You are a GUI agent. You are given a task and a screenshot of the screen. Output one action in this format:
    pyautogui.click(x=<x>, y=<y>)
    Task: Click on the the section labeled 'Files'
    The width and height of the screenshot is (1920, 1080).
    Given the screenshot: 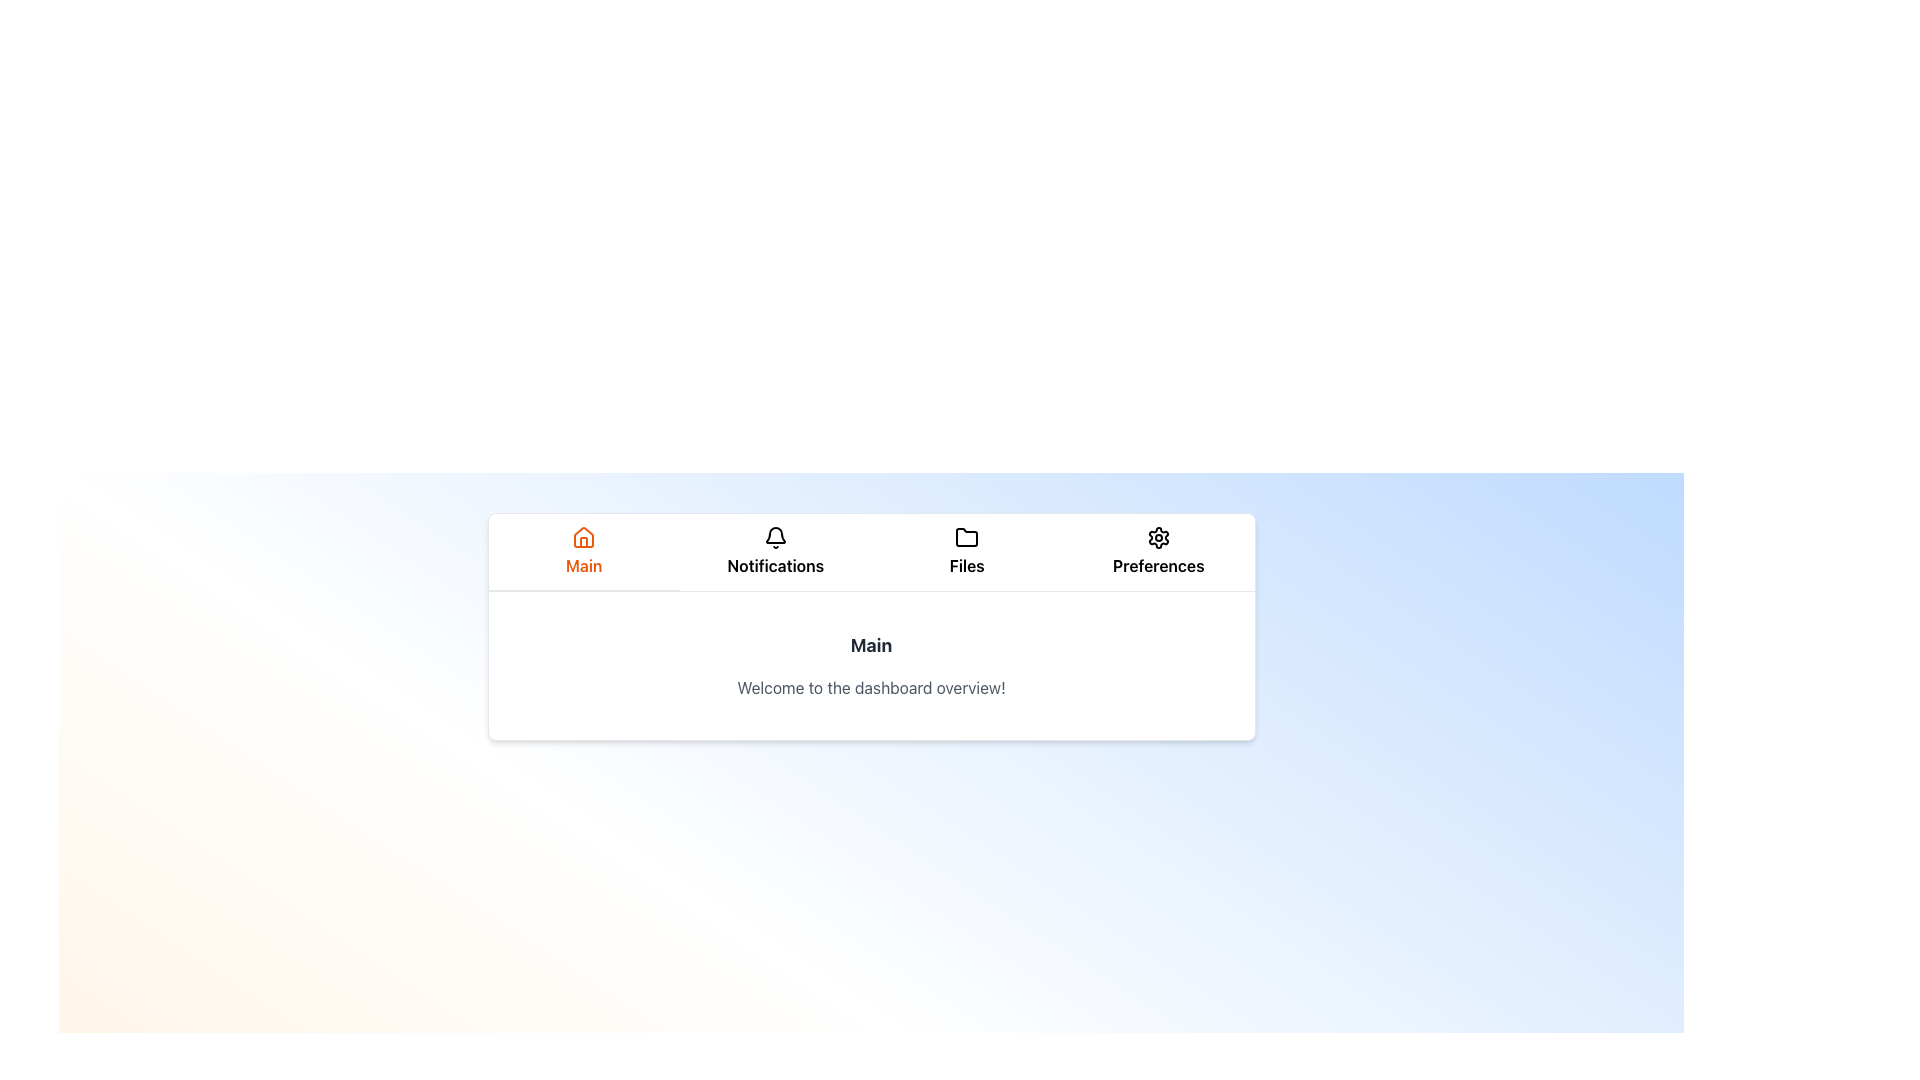 What is the action you would take?
    pyautogui.click(x=967, y=566)
    